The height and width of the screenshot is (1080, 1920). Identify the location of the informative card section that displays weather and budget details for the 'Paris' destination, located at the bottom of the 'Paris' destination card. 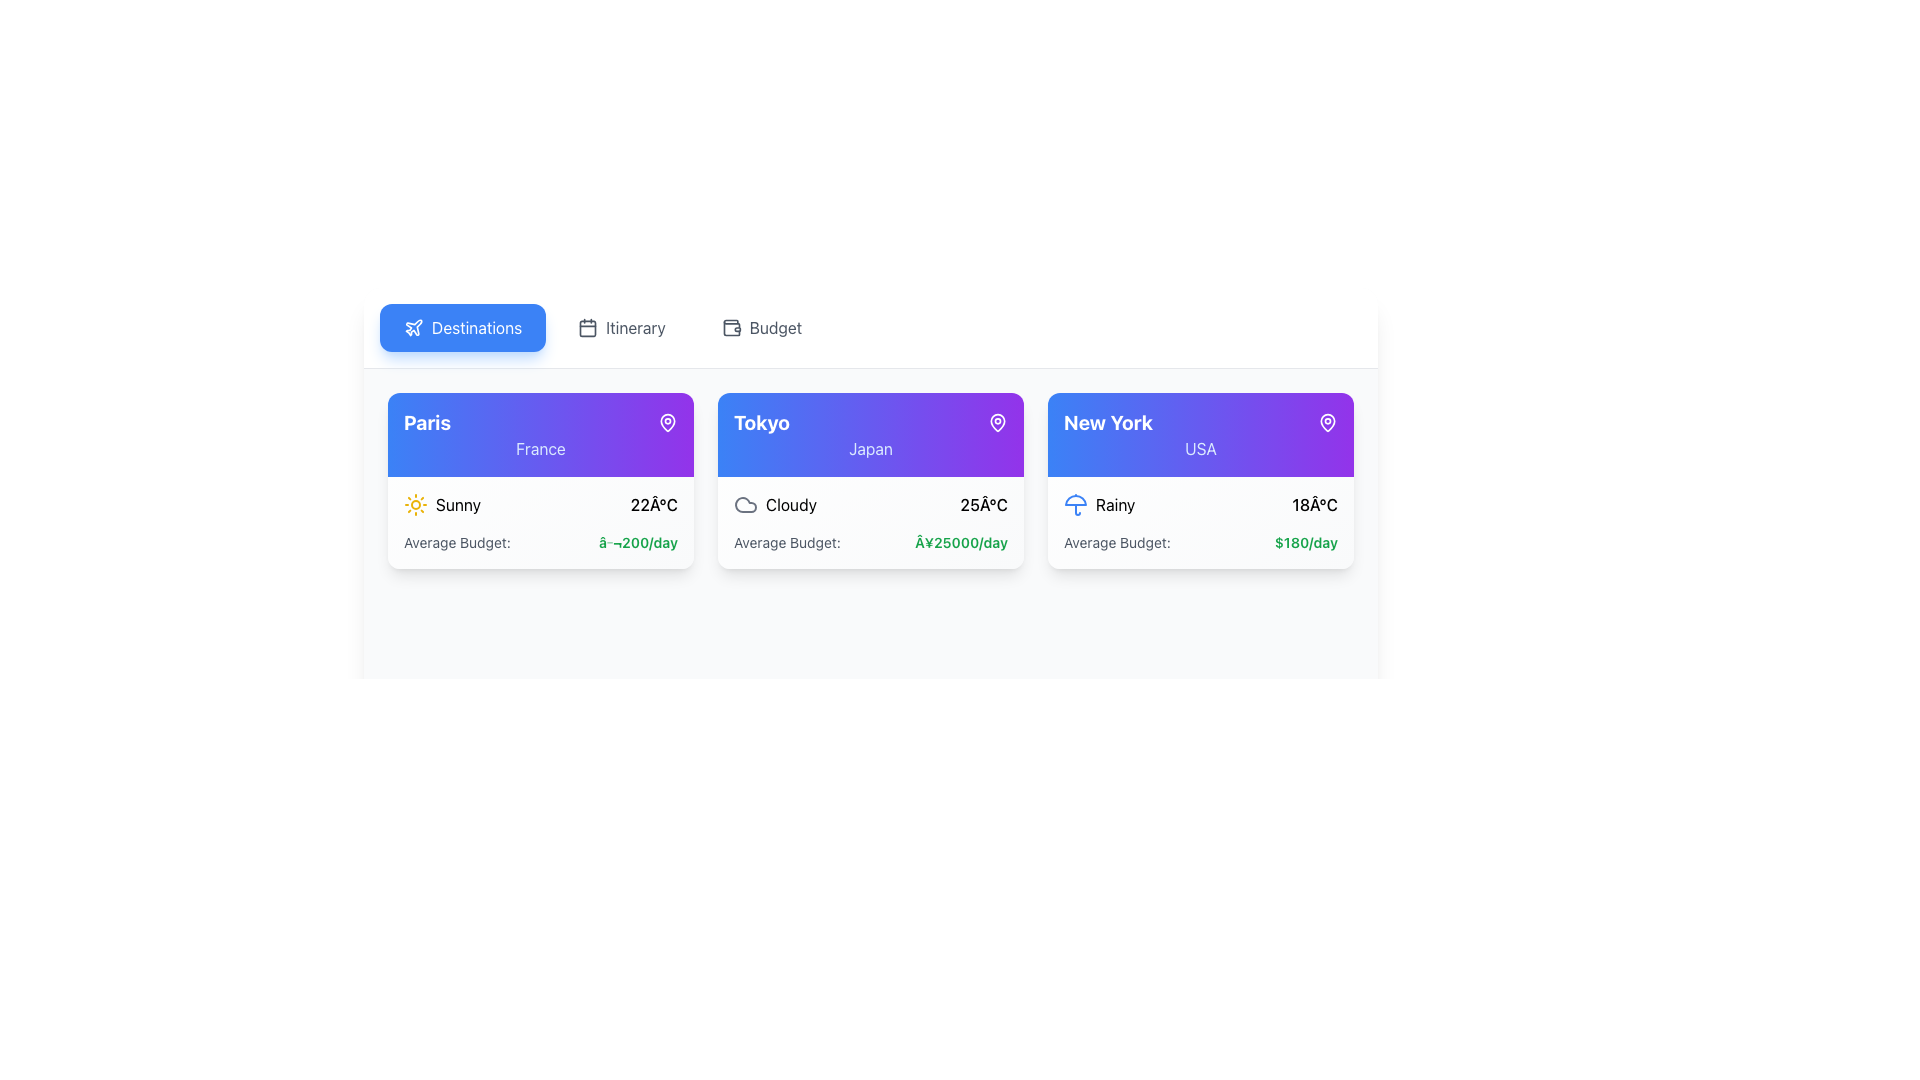
(541, 522).